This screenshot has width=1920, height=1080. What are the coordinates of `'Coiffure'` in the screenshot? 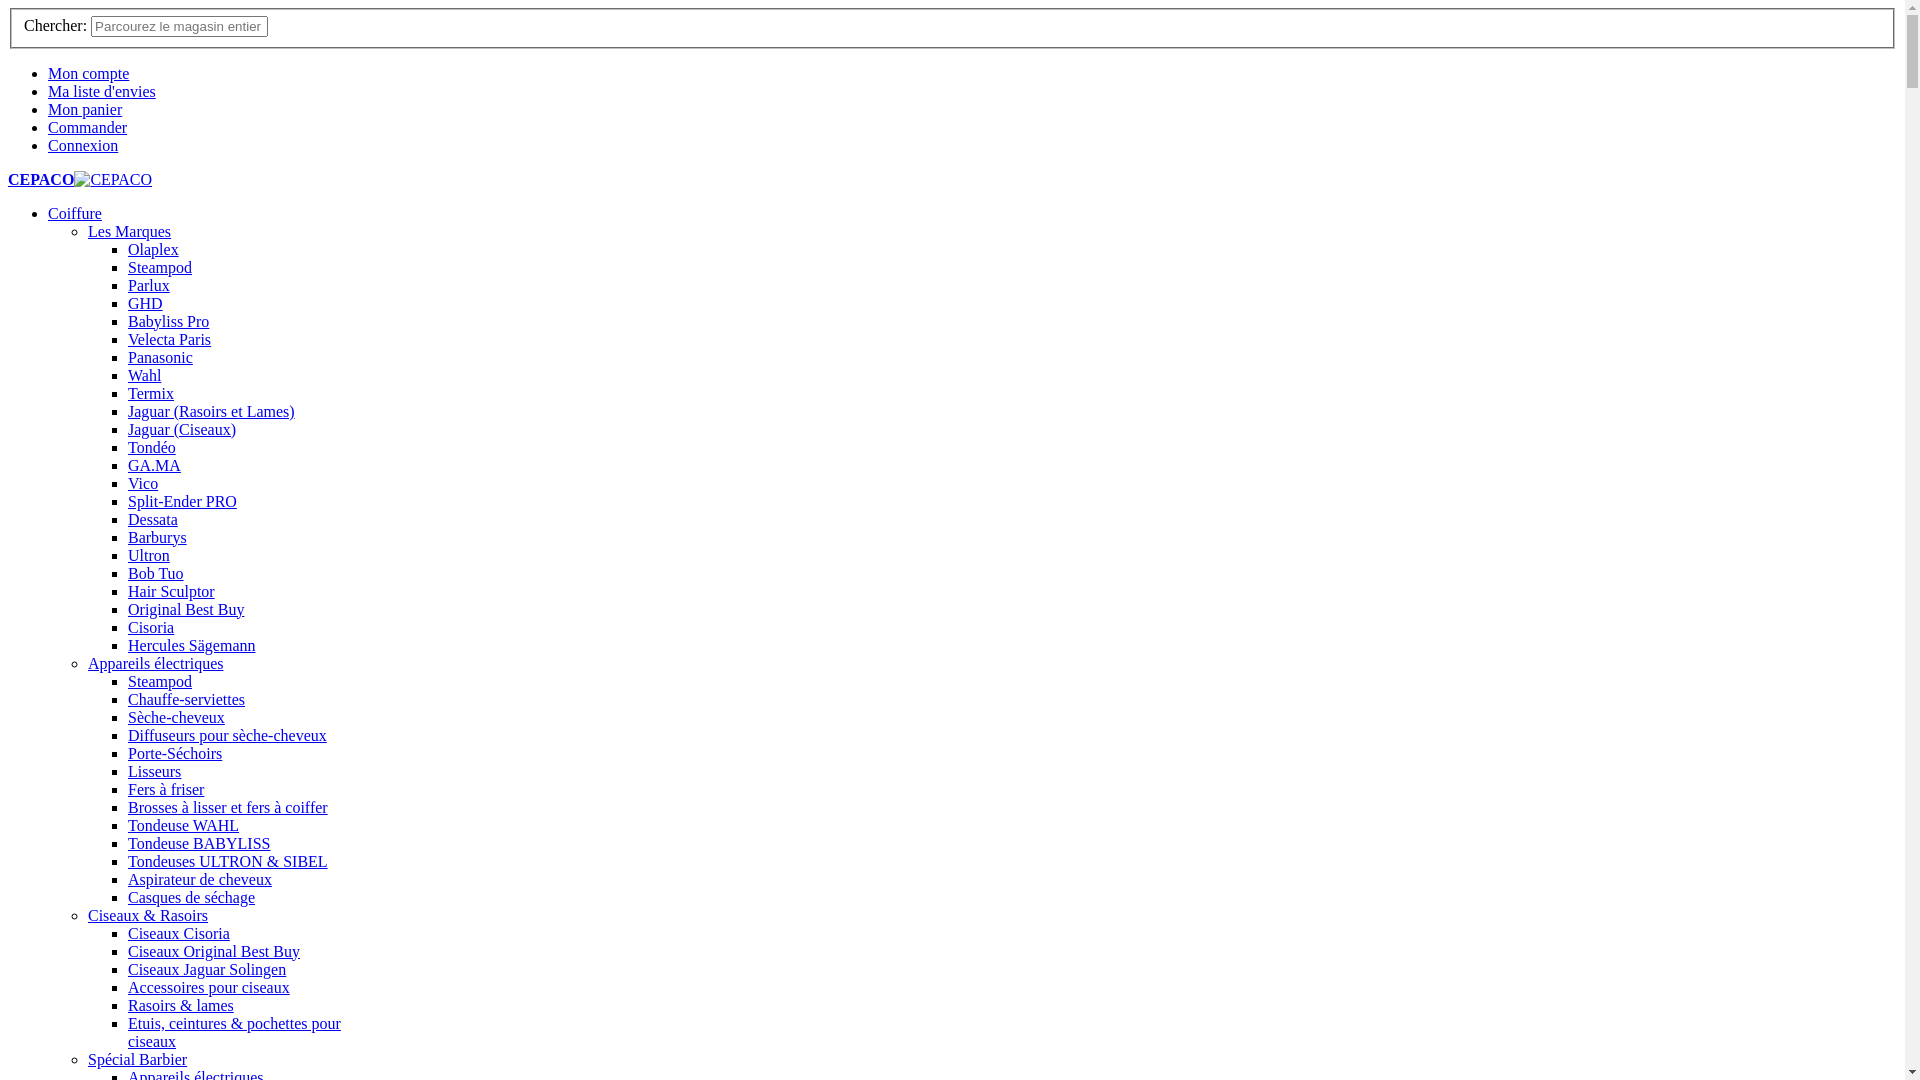 It's located at (75, 213).